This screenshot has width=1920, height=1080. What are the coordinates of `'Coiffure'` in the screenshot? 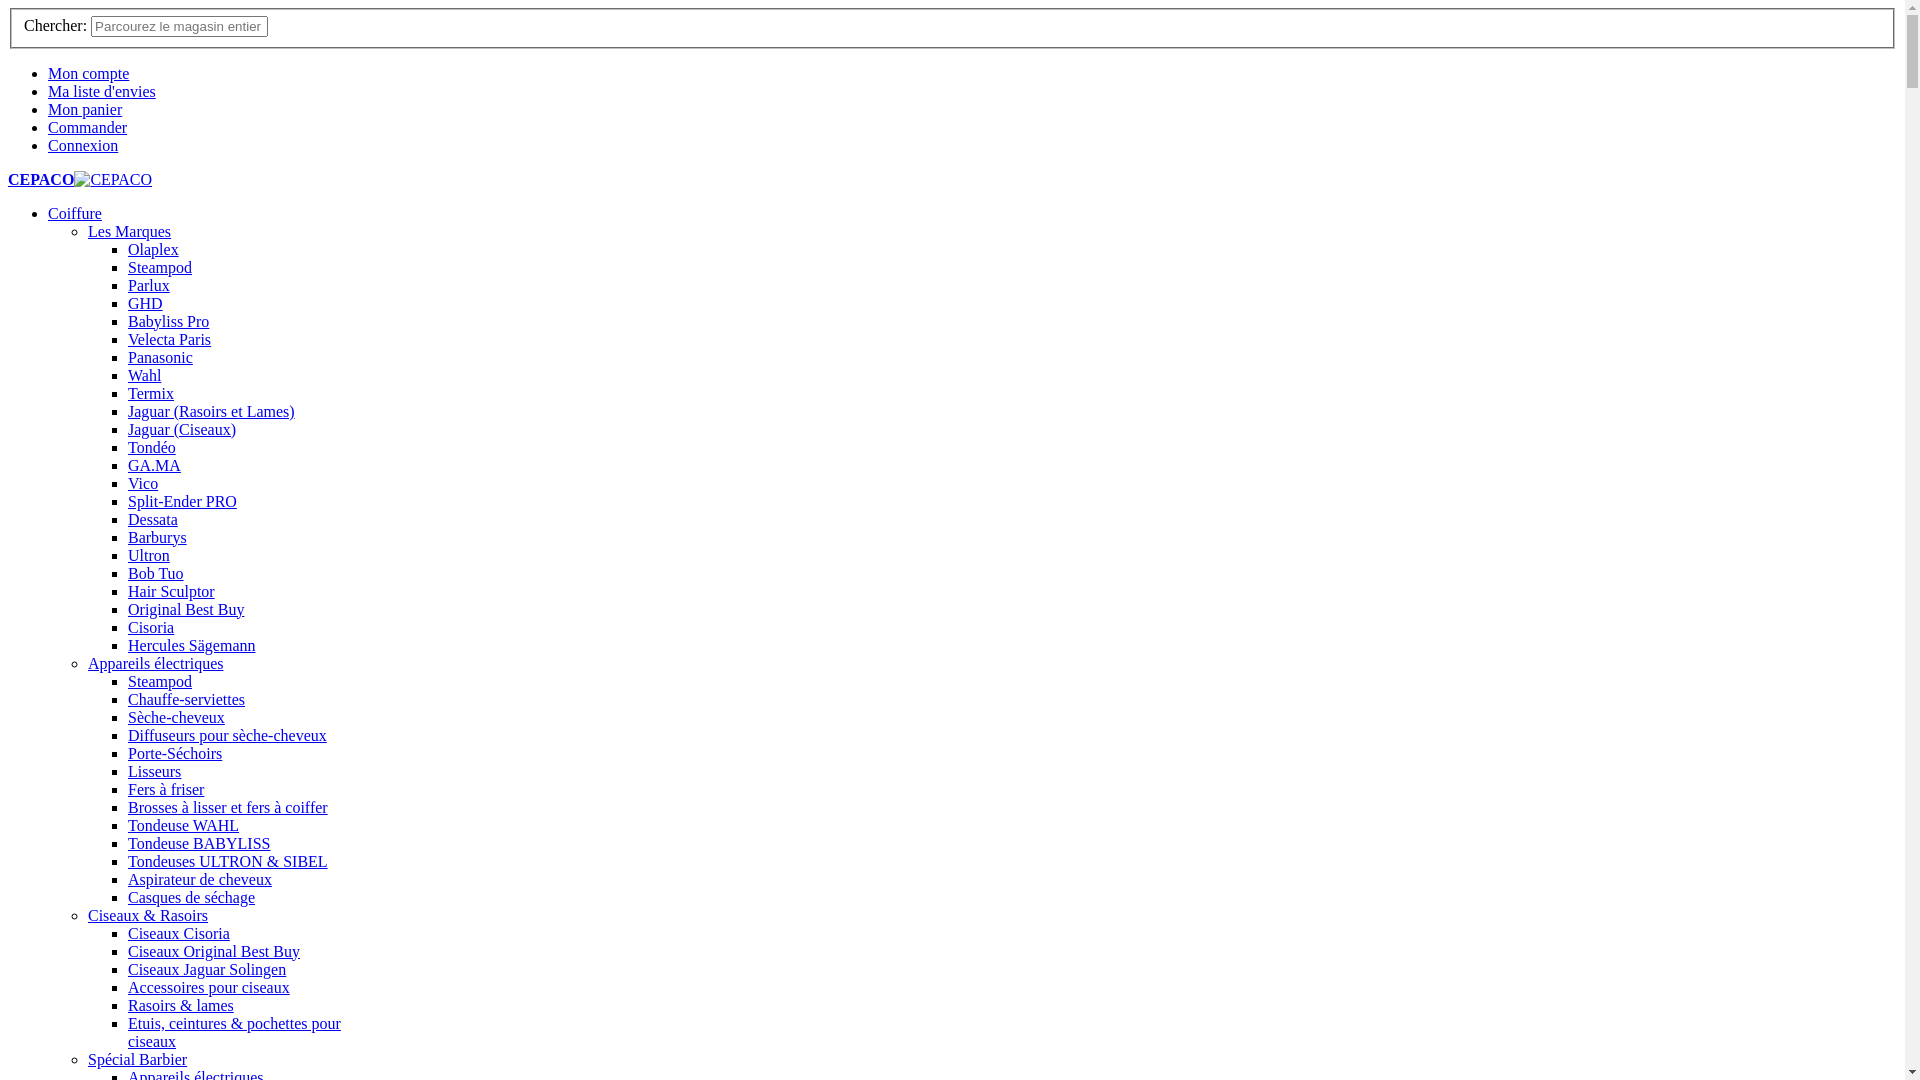 It's located at (75, 213).